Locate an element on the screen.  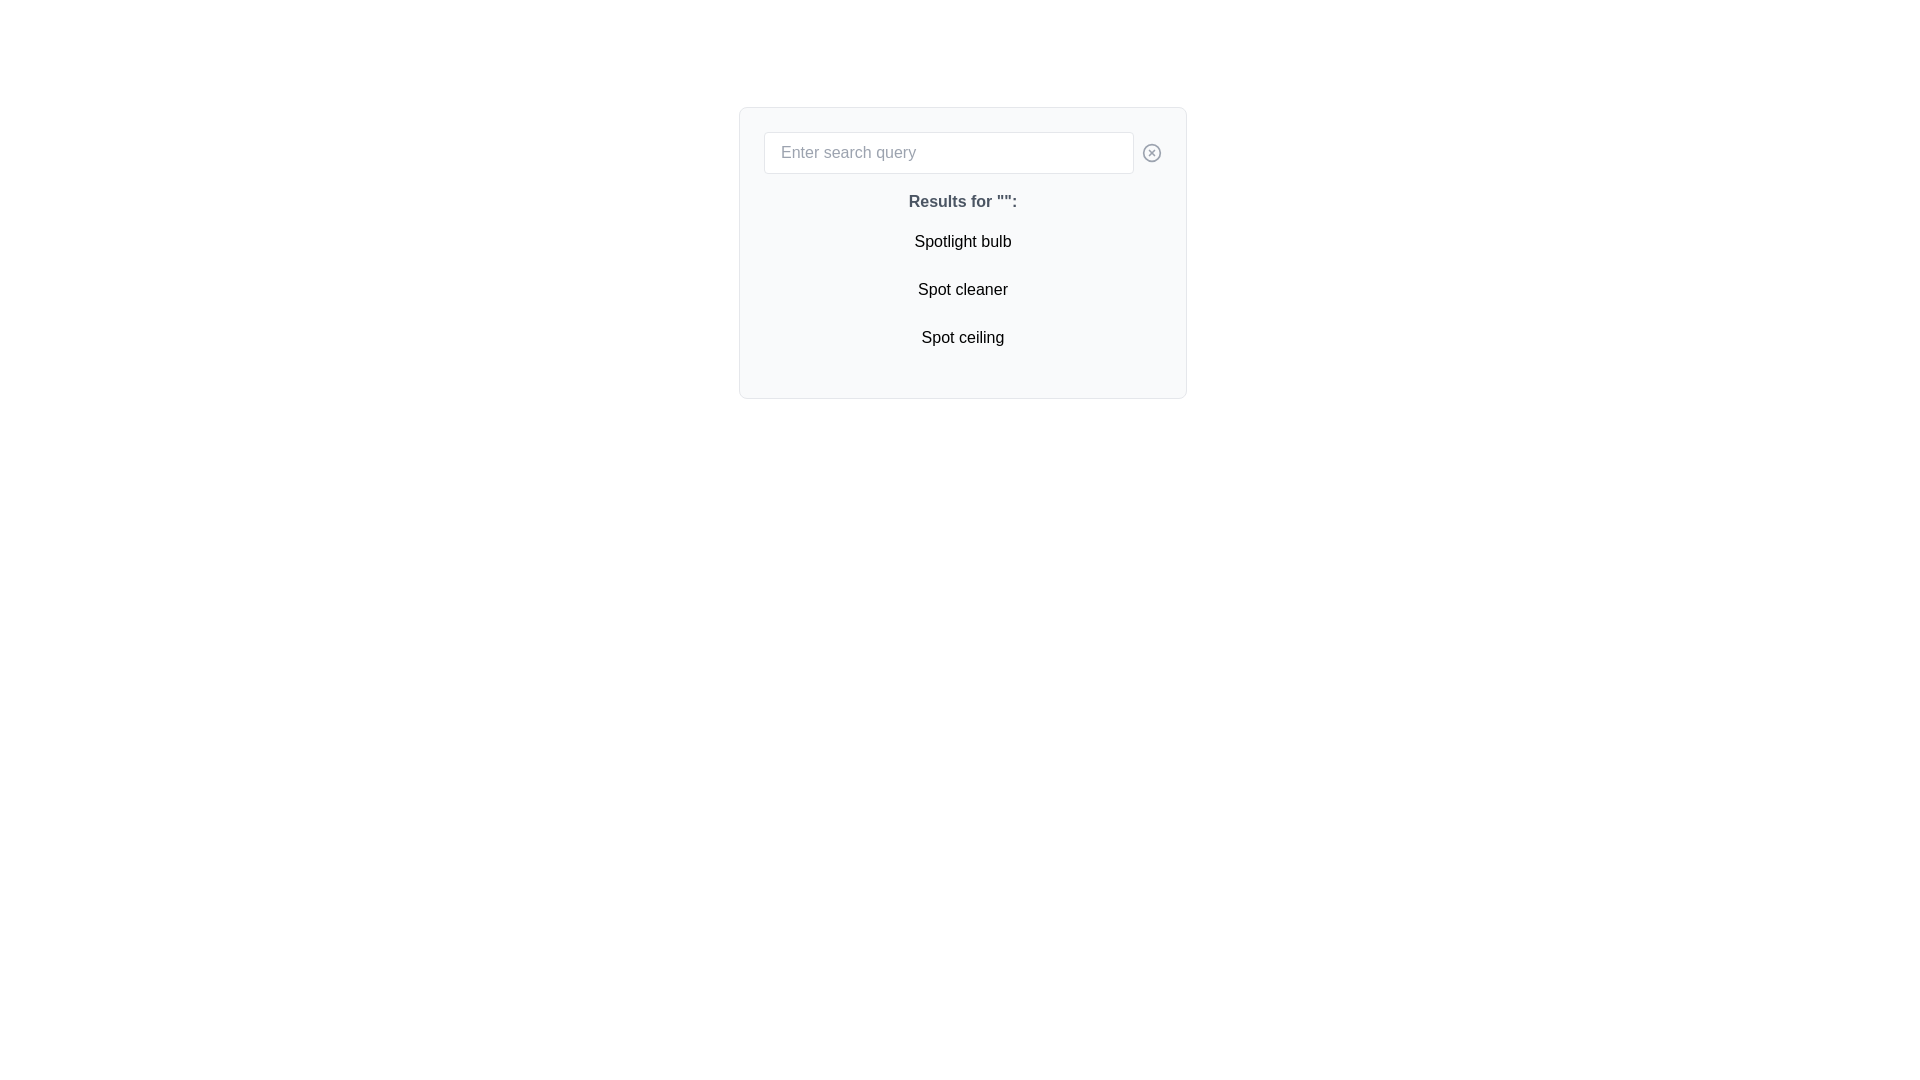
the second 'b' in 'bulb' within the text 'Spotlight bulb' that is part of the first item in the search list is located at coordinates (1007, 240).